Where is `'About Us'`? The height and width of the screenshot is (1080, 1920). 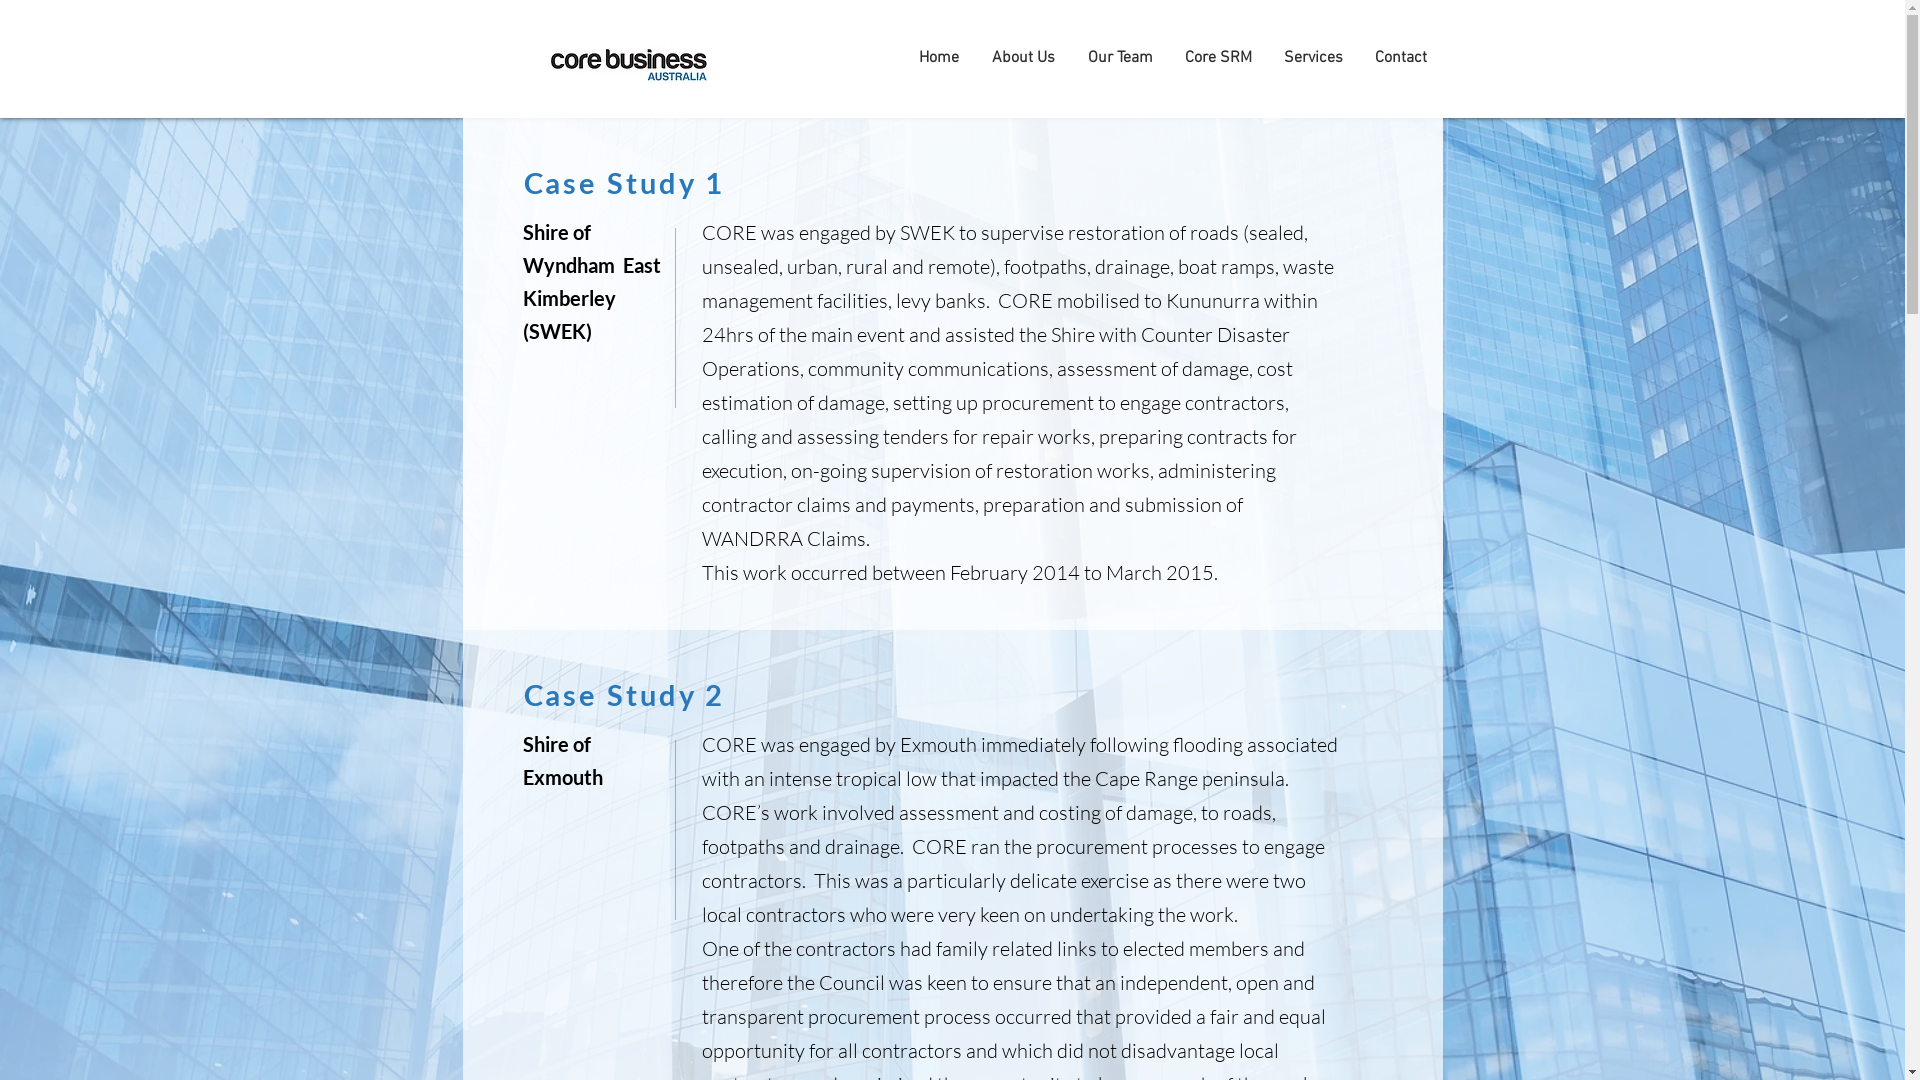
'About Us' is located at coordinates (1023, 57).